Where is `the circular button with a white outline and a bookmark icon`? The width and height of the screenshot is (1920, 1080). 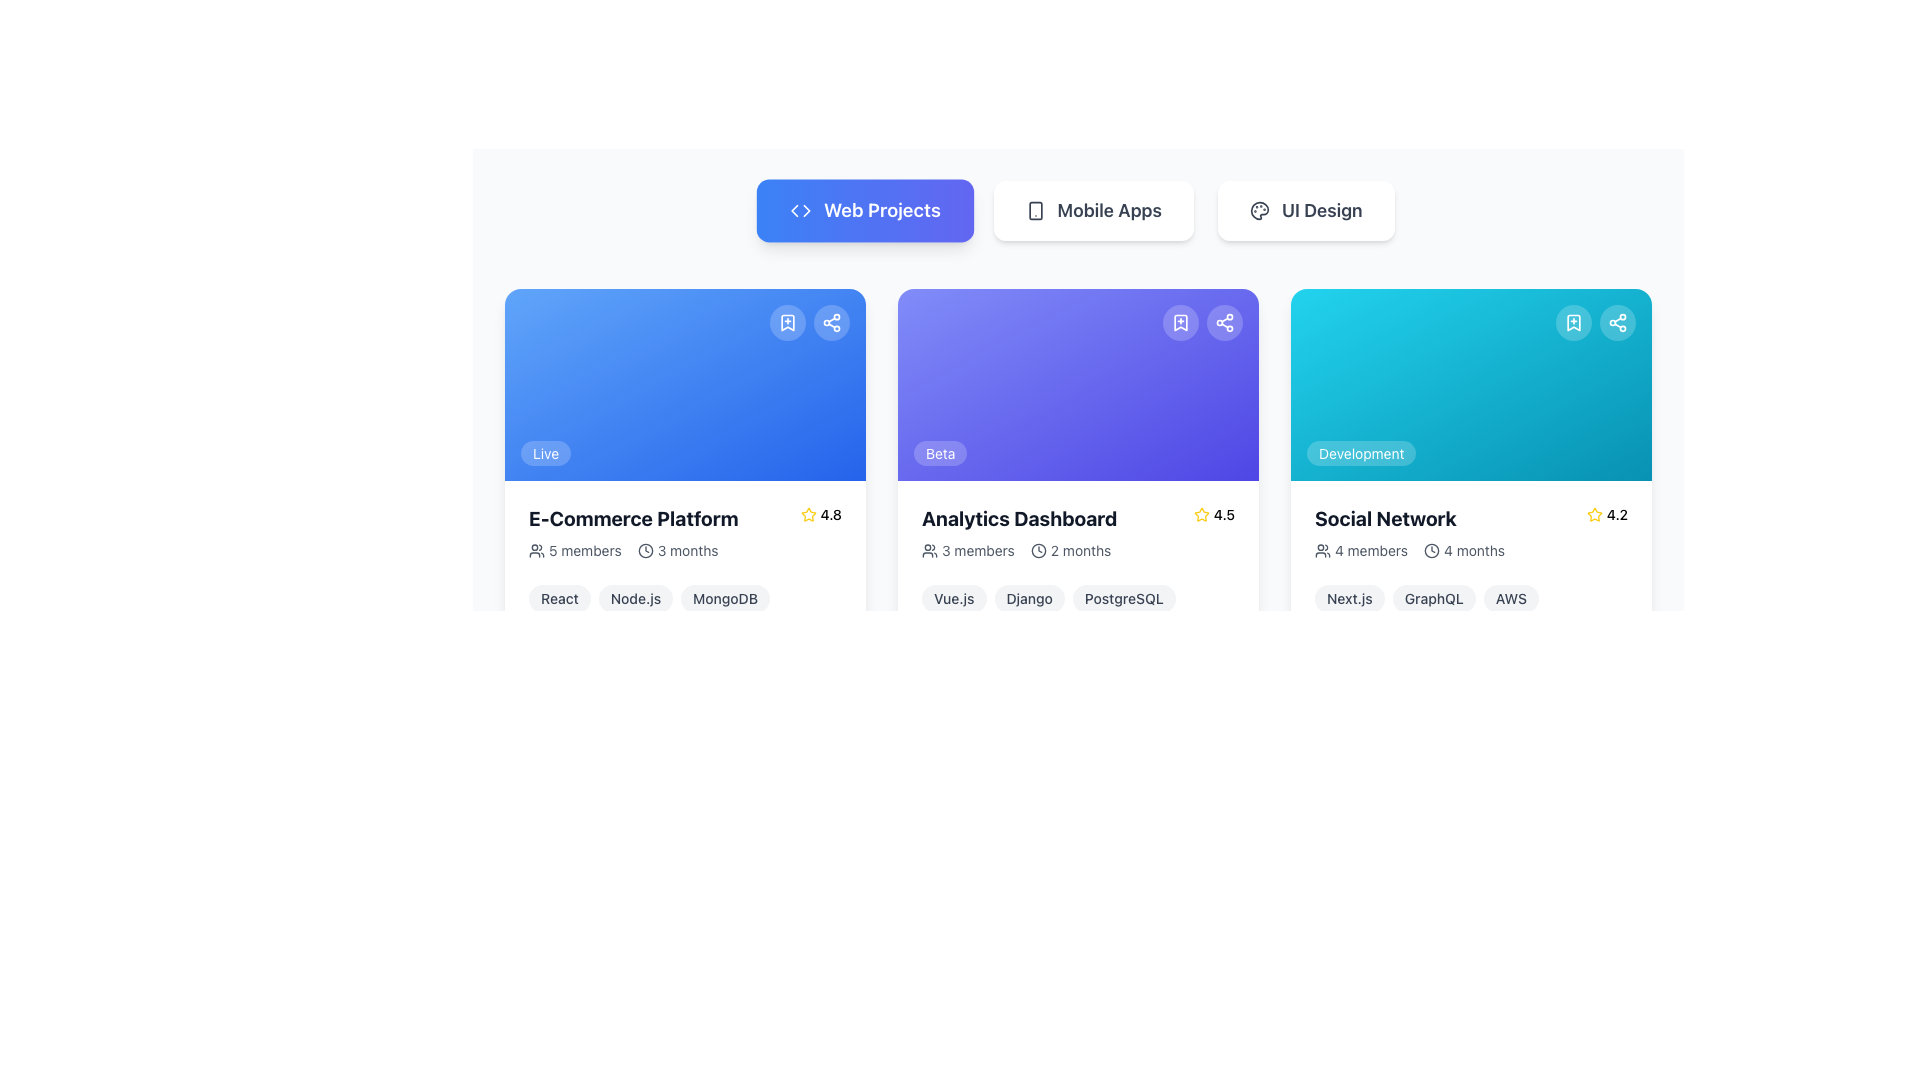 the circular button with a white outline and a bookmark icon is located at coordinates (1573, 322).